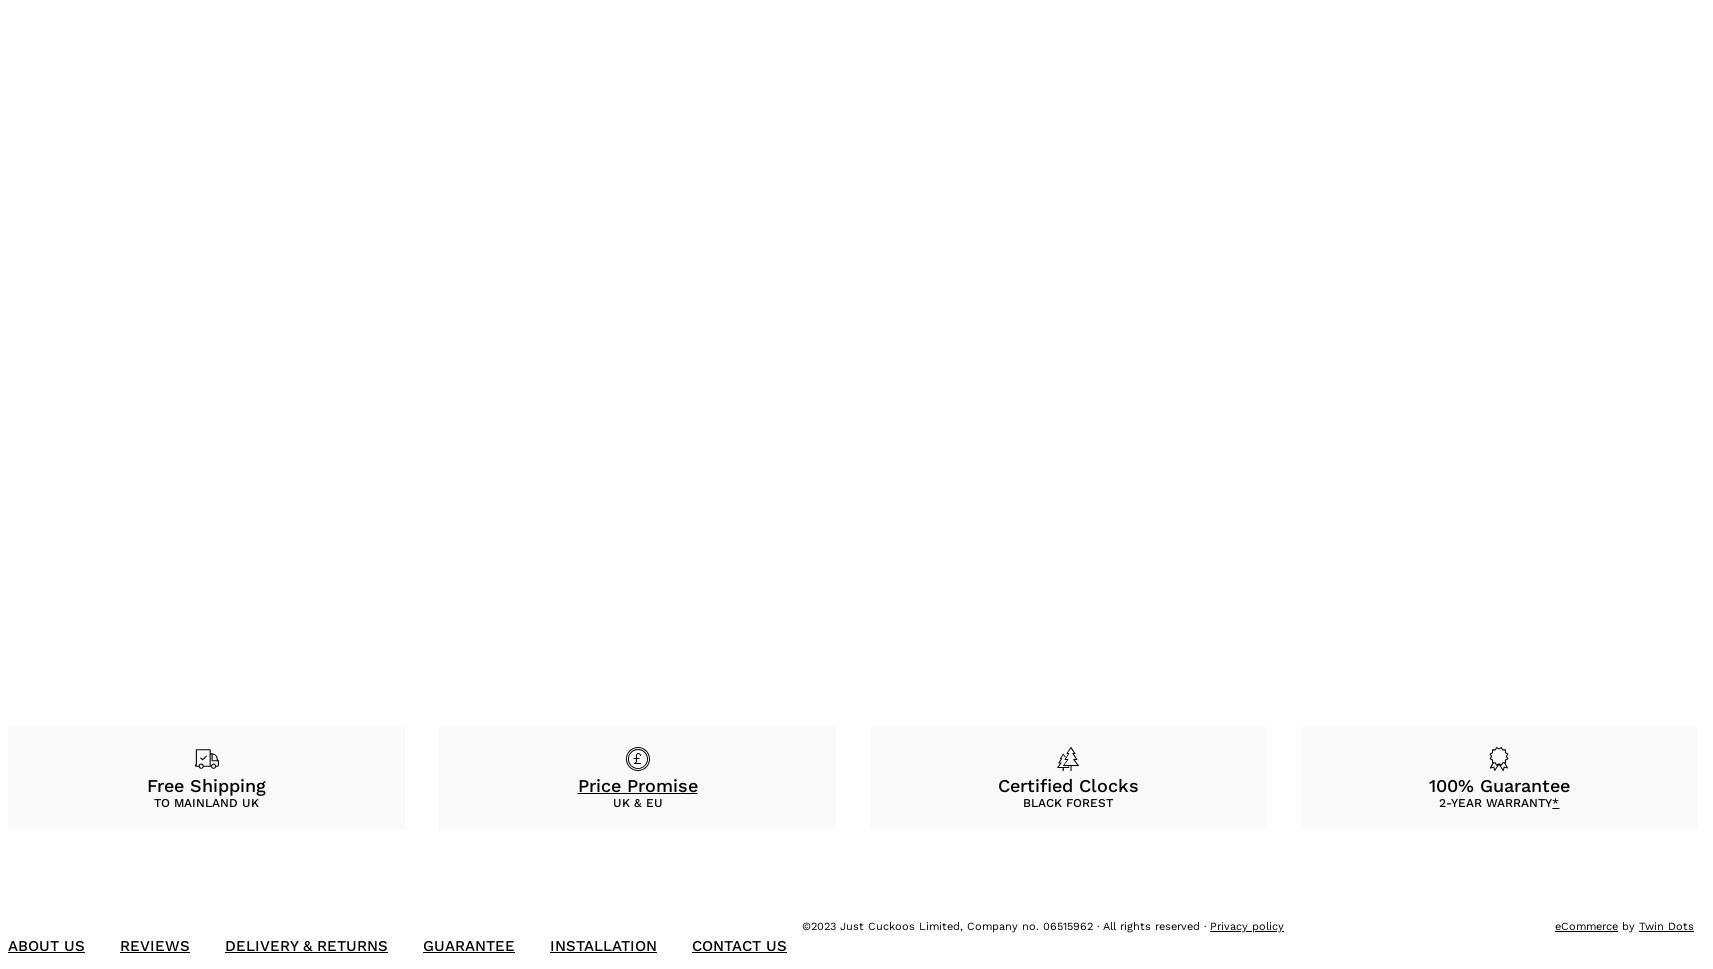 The image size is (1713, 969). I want to click on 'by', so click(1617, 925).